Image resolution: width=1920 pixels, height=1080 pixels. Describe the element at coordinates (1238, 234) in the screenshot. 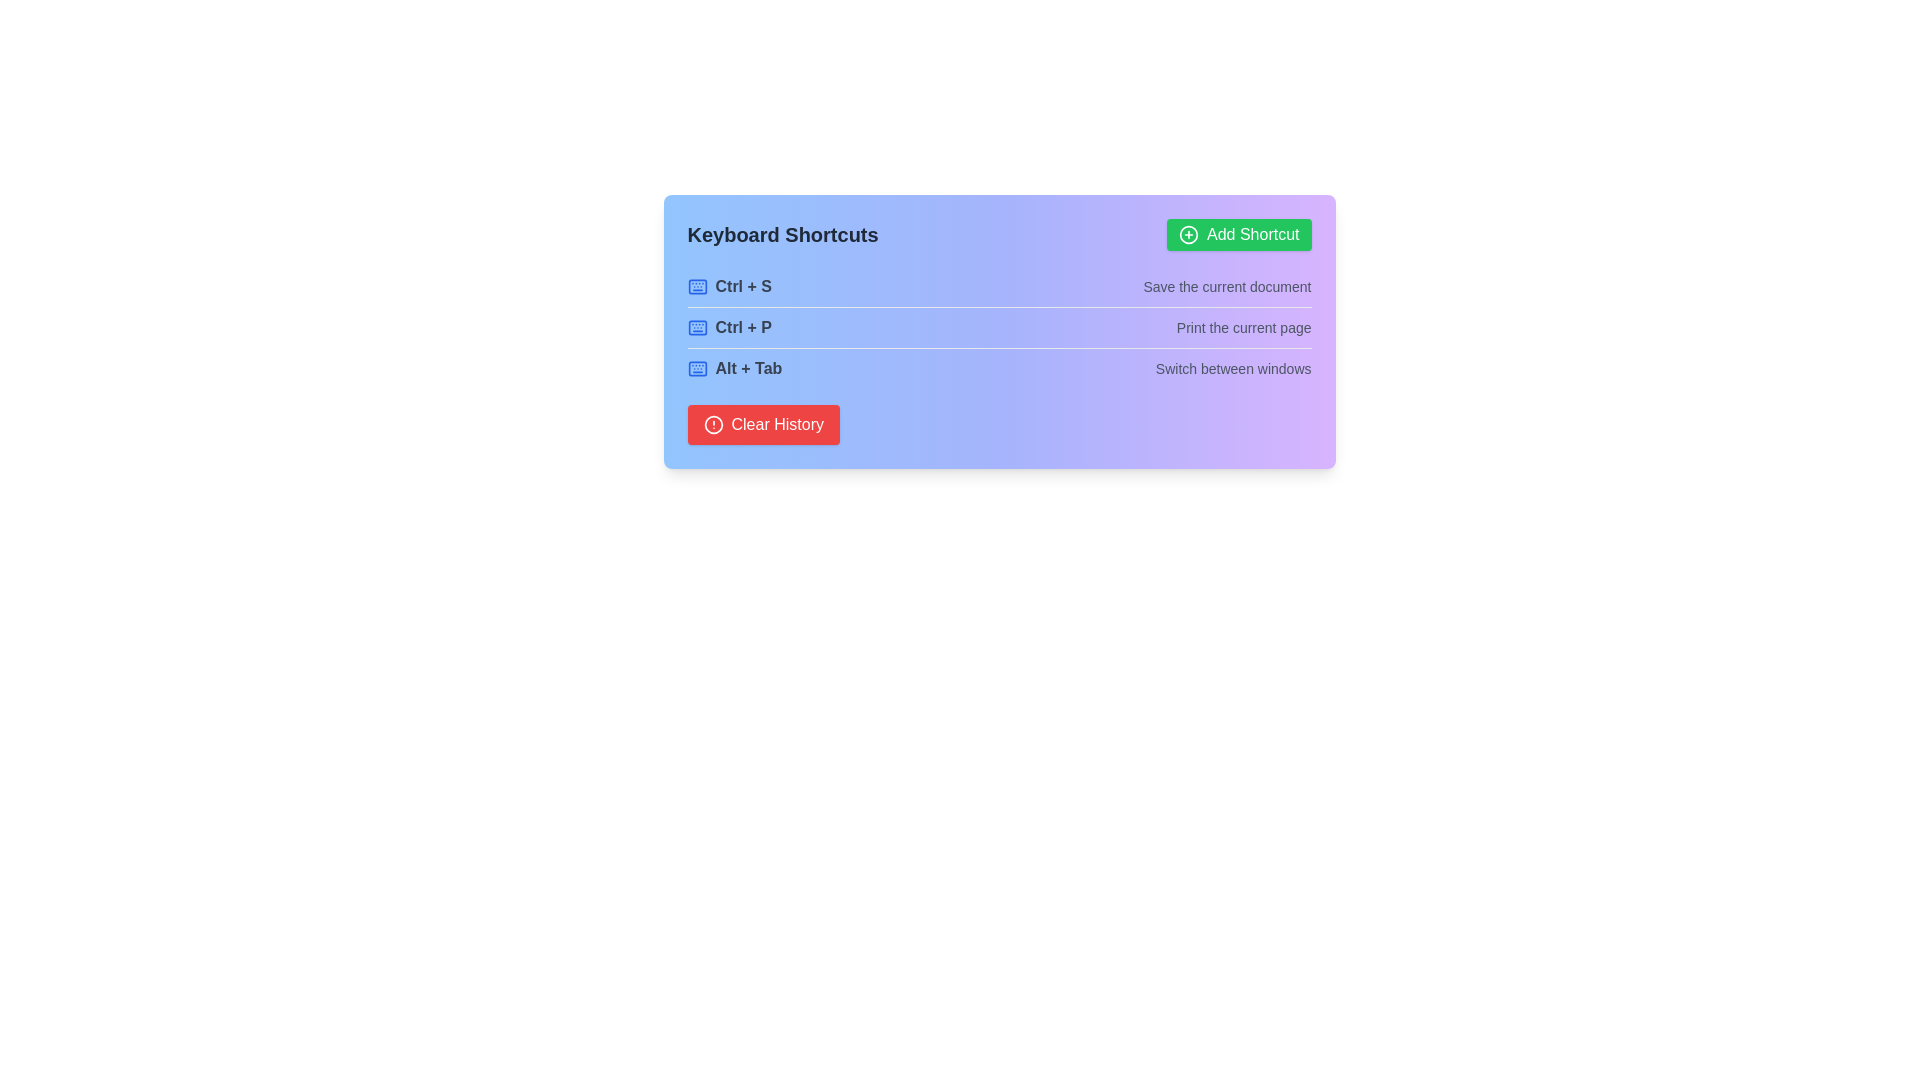

I see `the button located in the upper-right corner of the 'Keyboard Shortcuts' card` at that location.